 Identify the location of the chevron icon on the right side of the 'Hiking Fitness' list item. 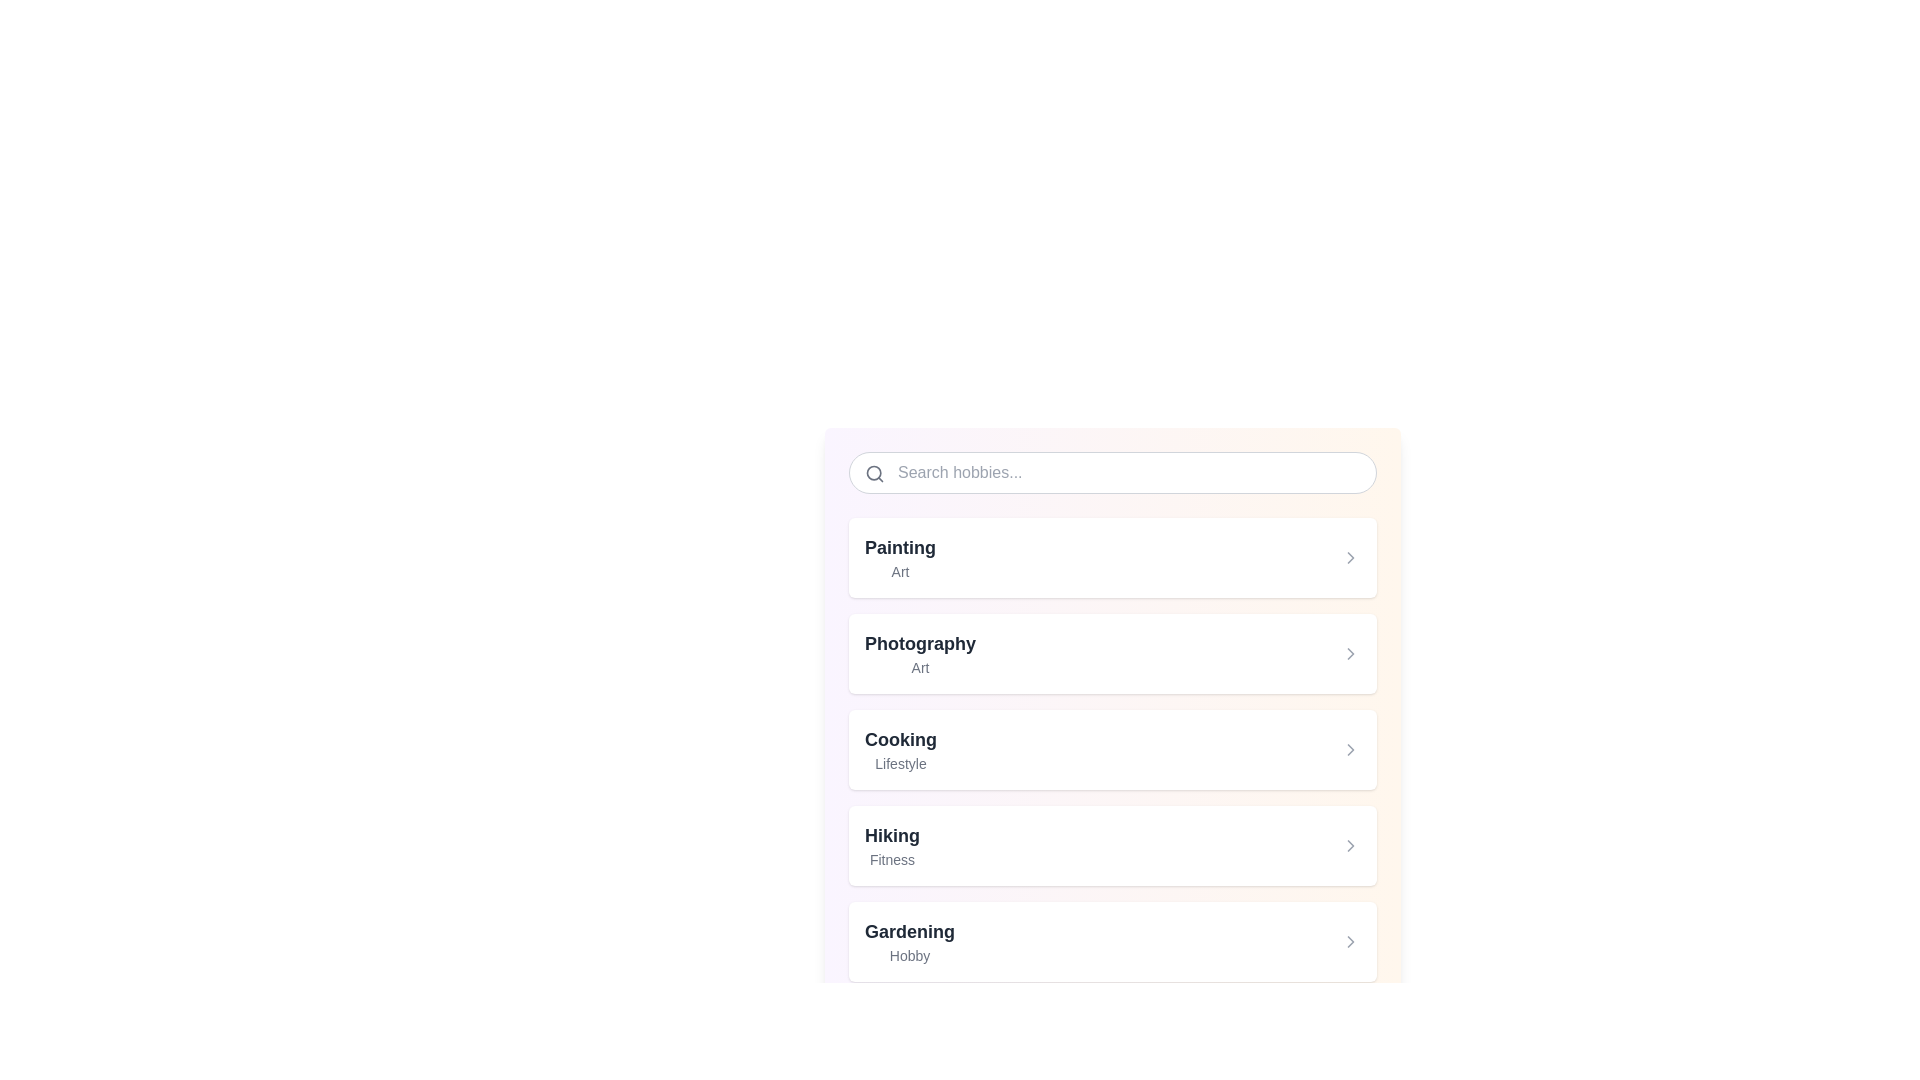
(1350, 845).